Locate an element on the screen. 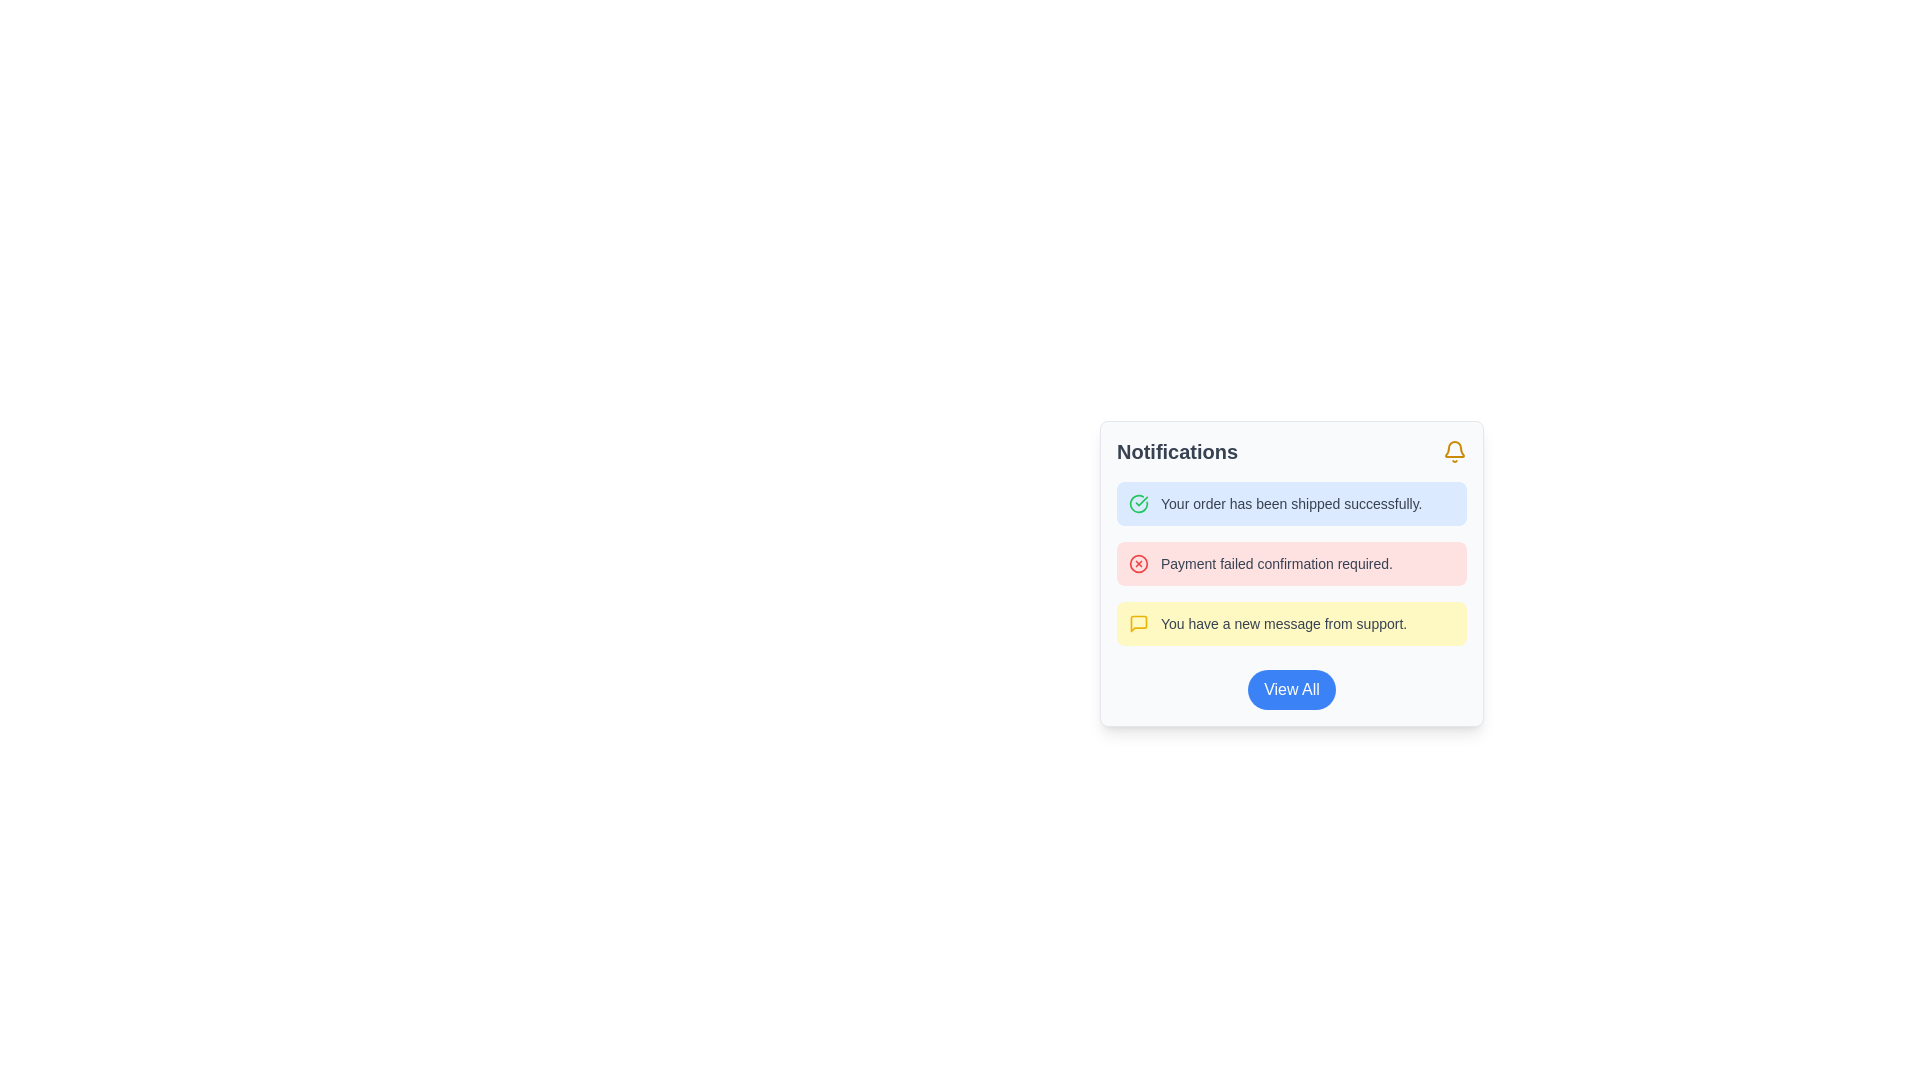 The image size is (1920, 1080). the yellow bell icon in the header section of the notifications card, which is located to the top-right of the 'Notifications' text heading is located at coordinates (1454, 451).